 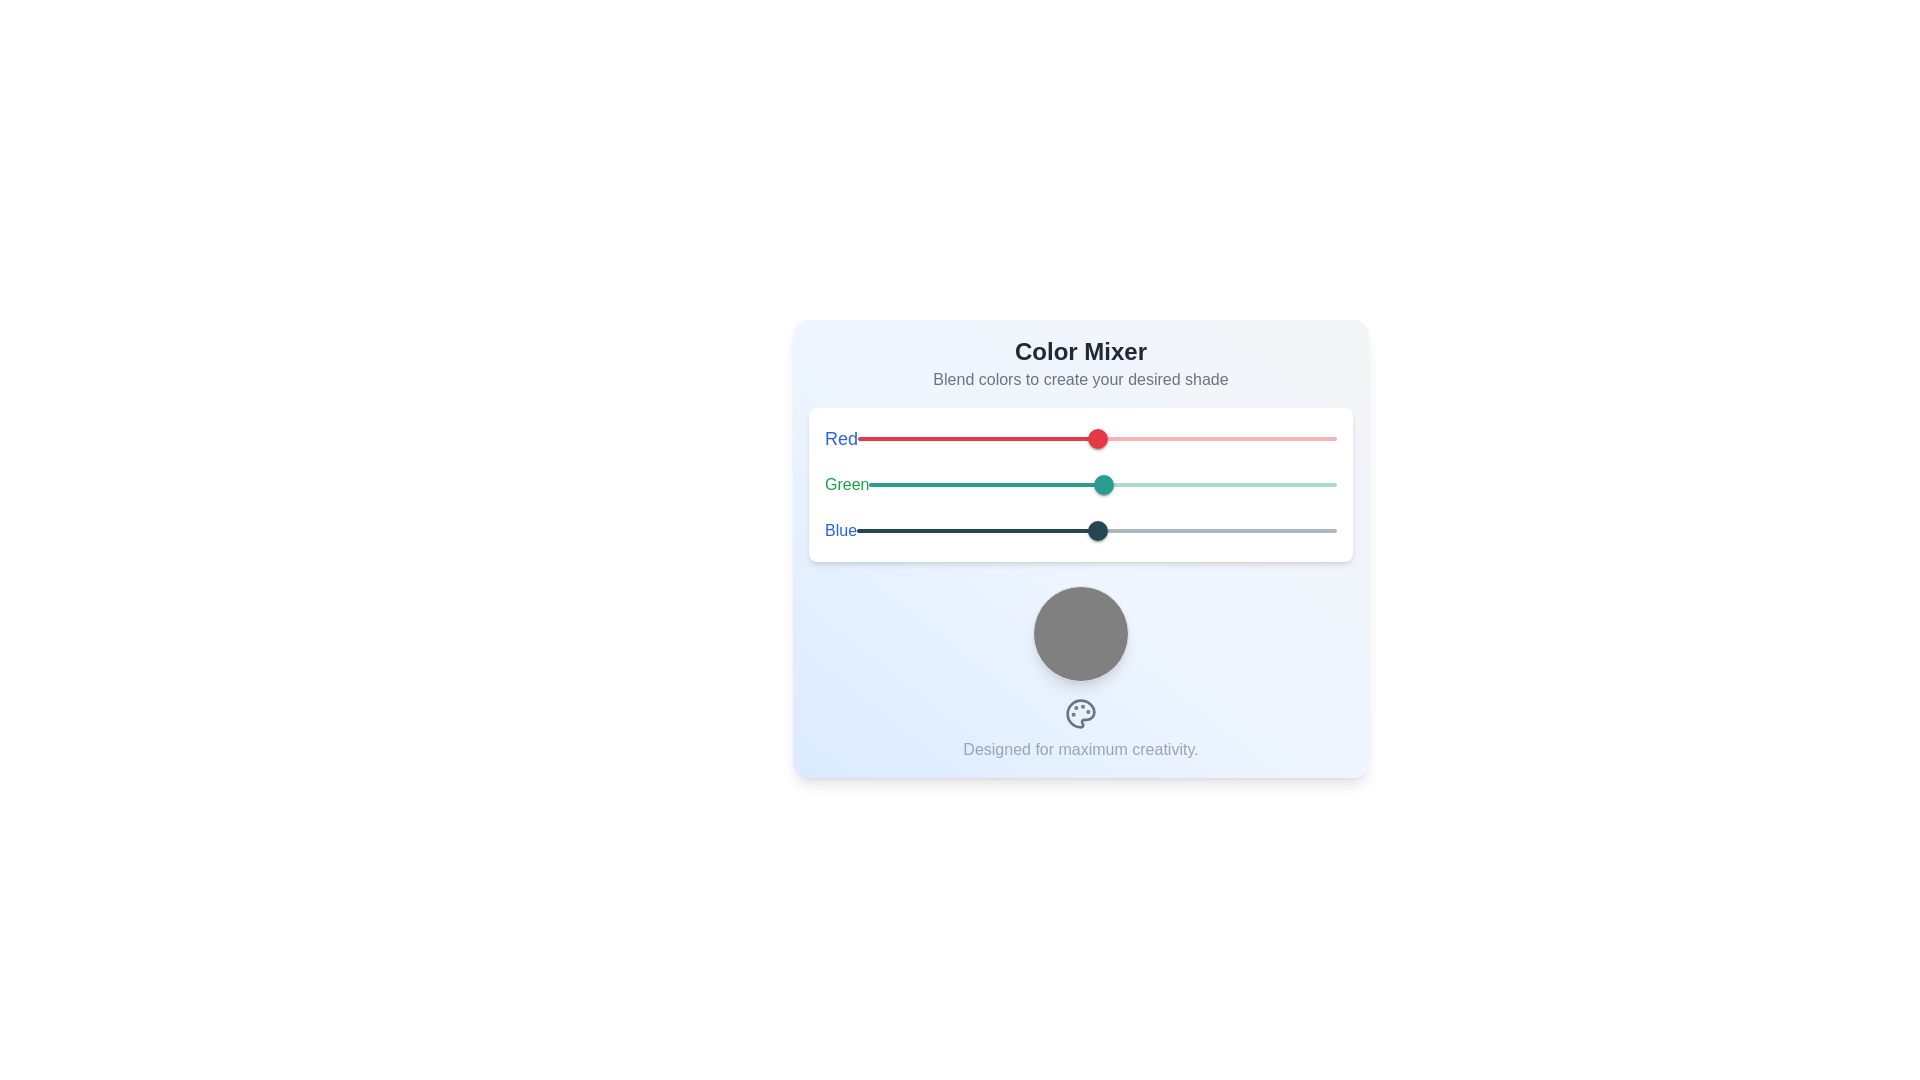 I want to click on the red color intensity, so click(x=1063, y=438).